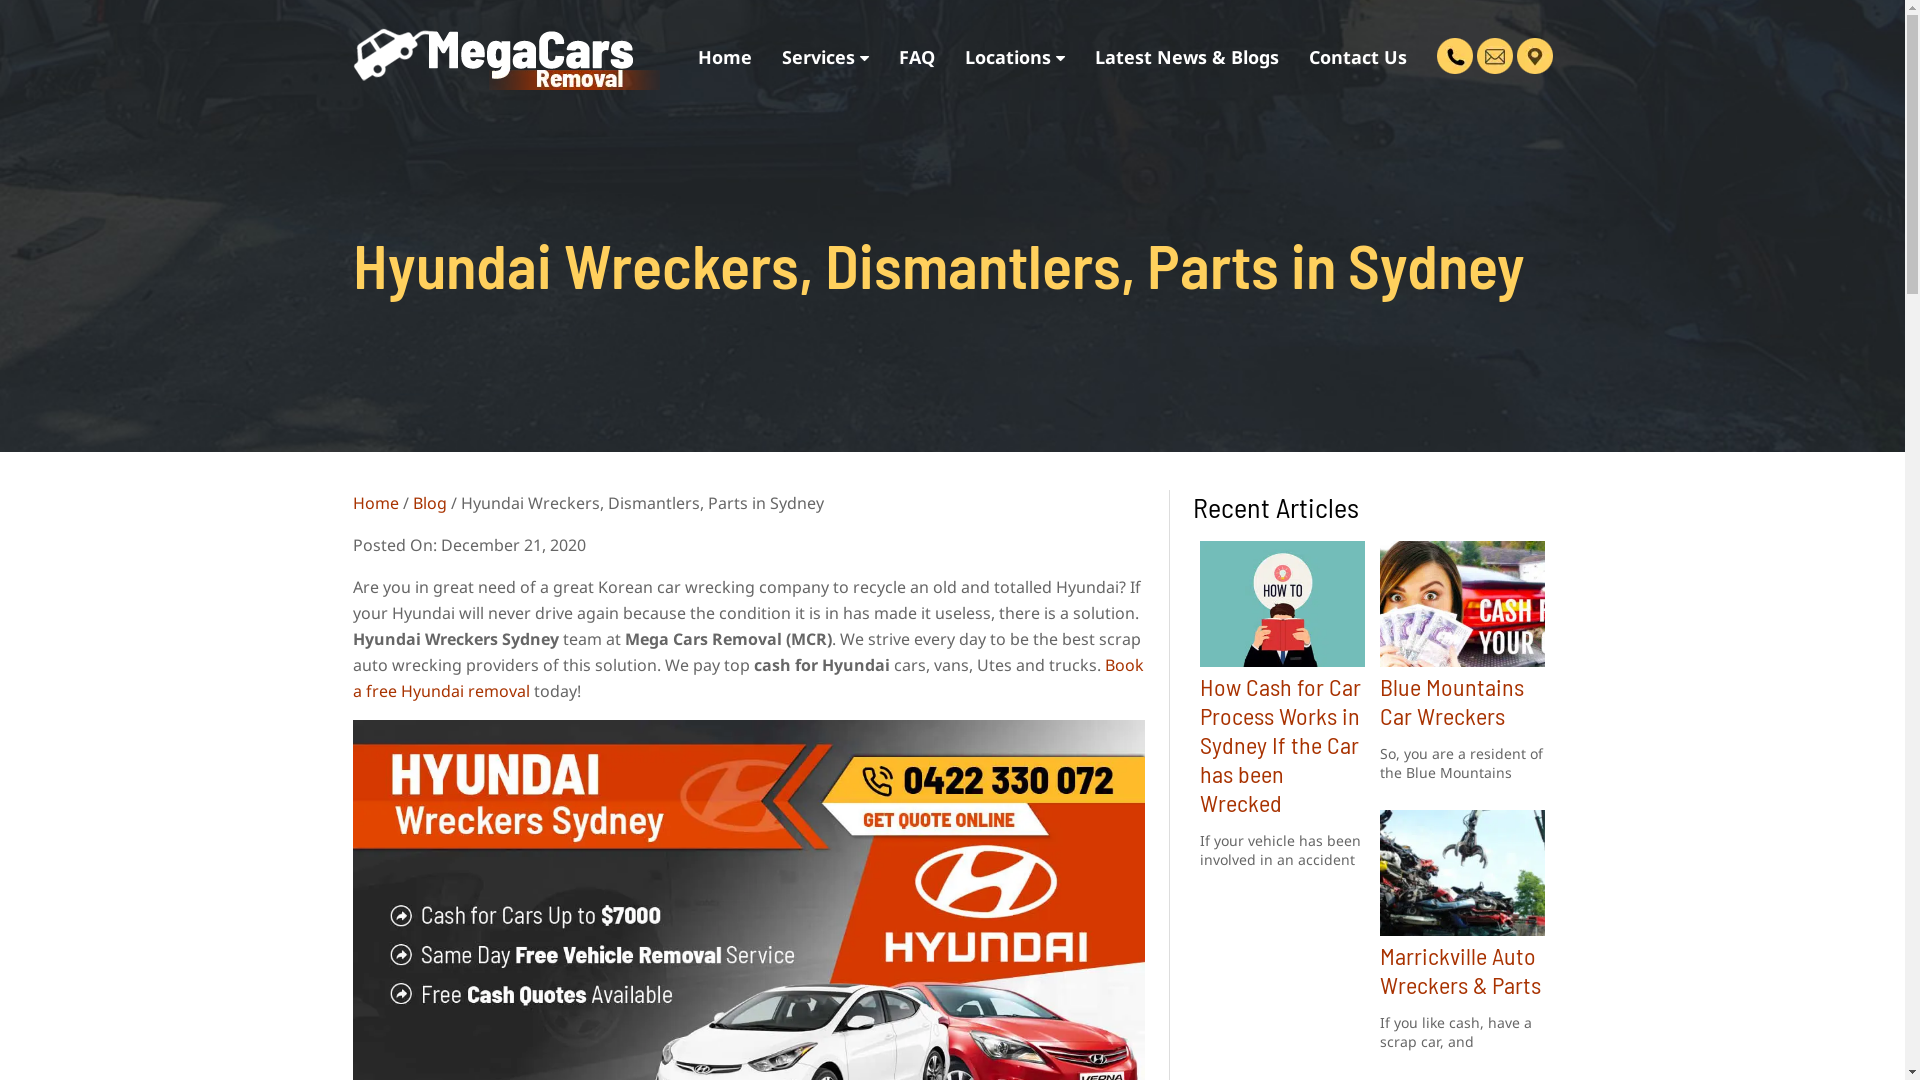 The width and height of the screenshot is (1920, 1080). Describe the element at coordinates (824, 56) in the screenshot. I see `'Services'` at that location.